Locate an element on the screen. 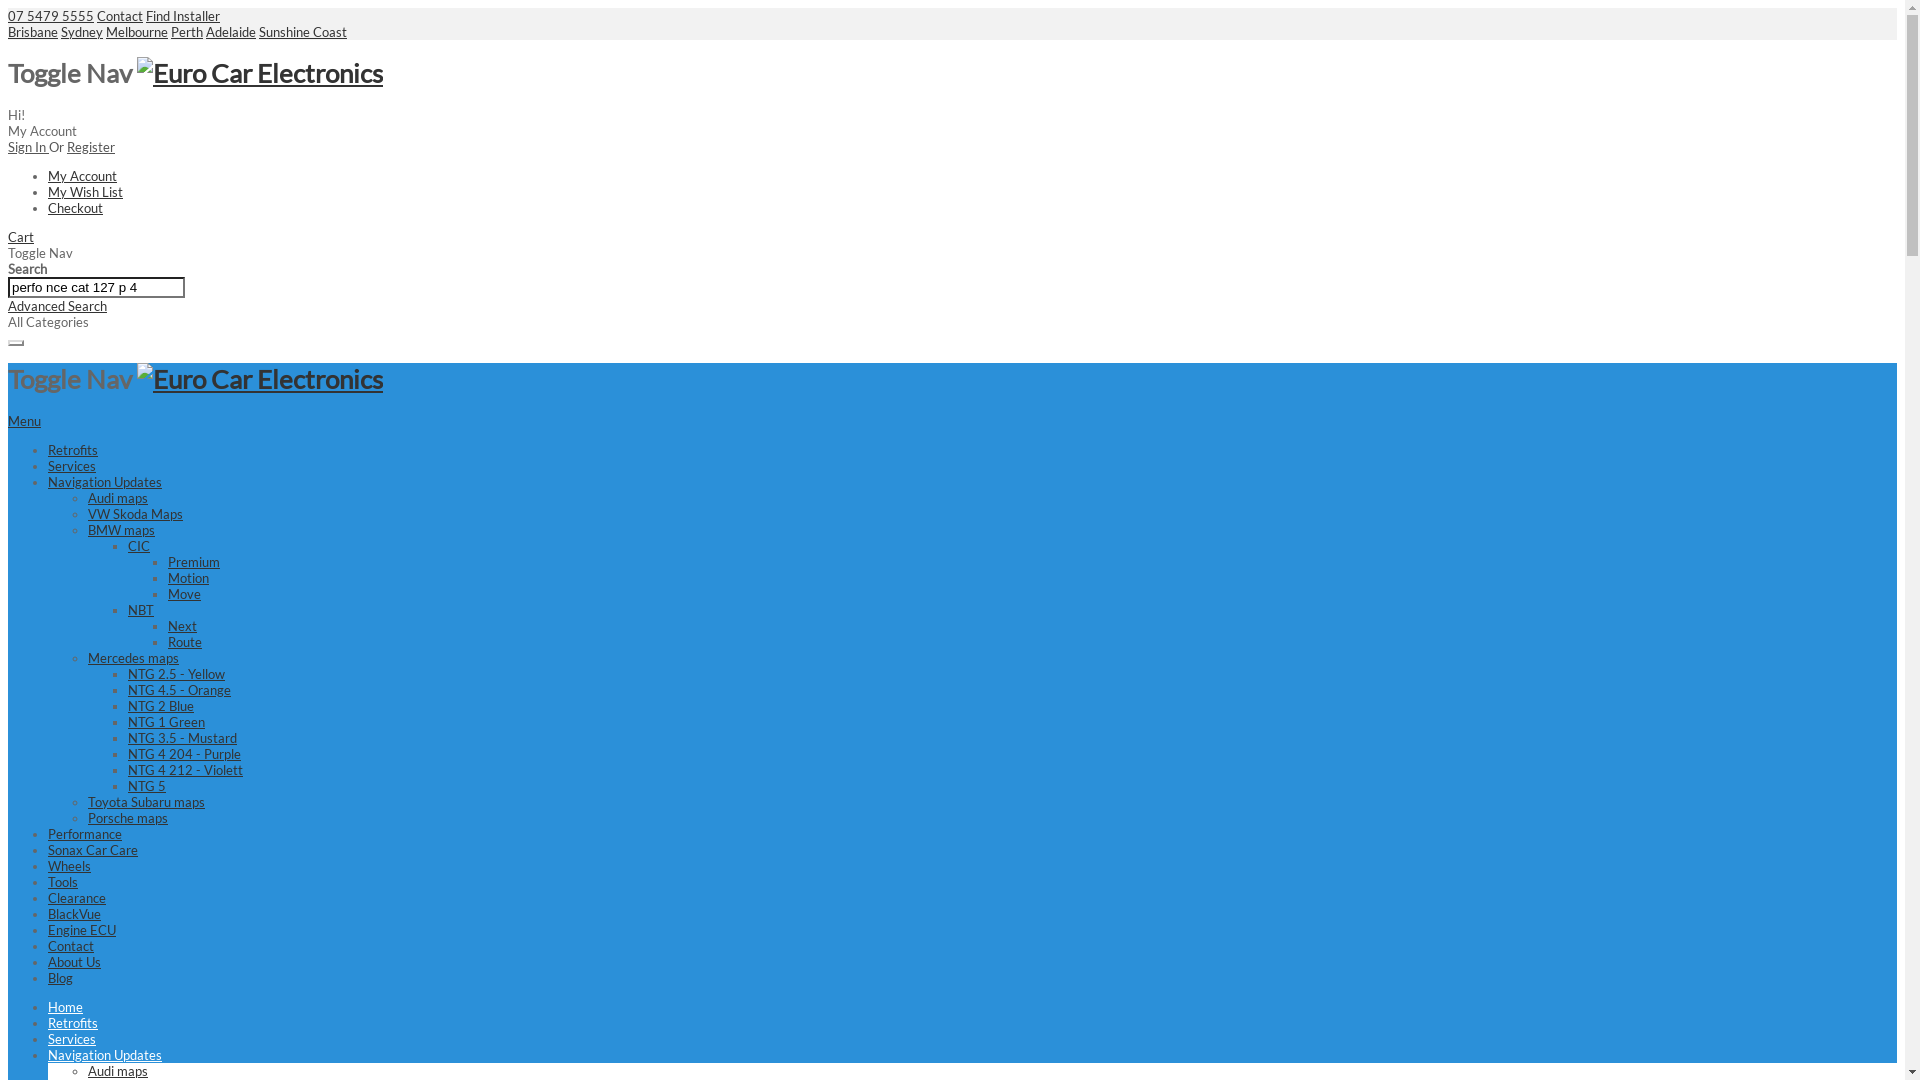 Image resolution: width=1920 pixels, height=1080 pixels. 'NTG 2 Blue' is located at coordinates (161, 704).